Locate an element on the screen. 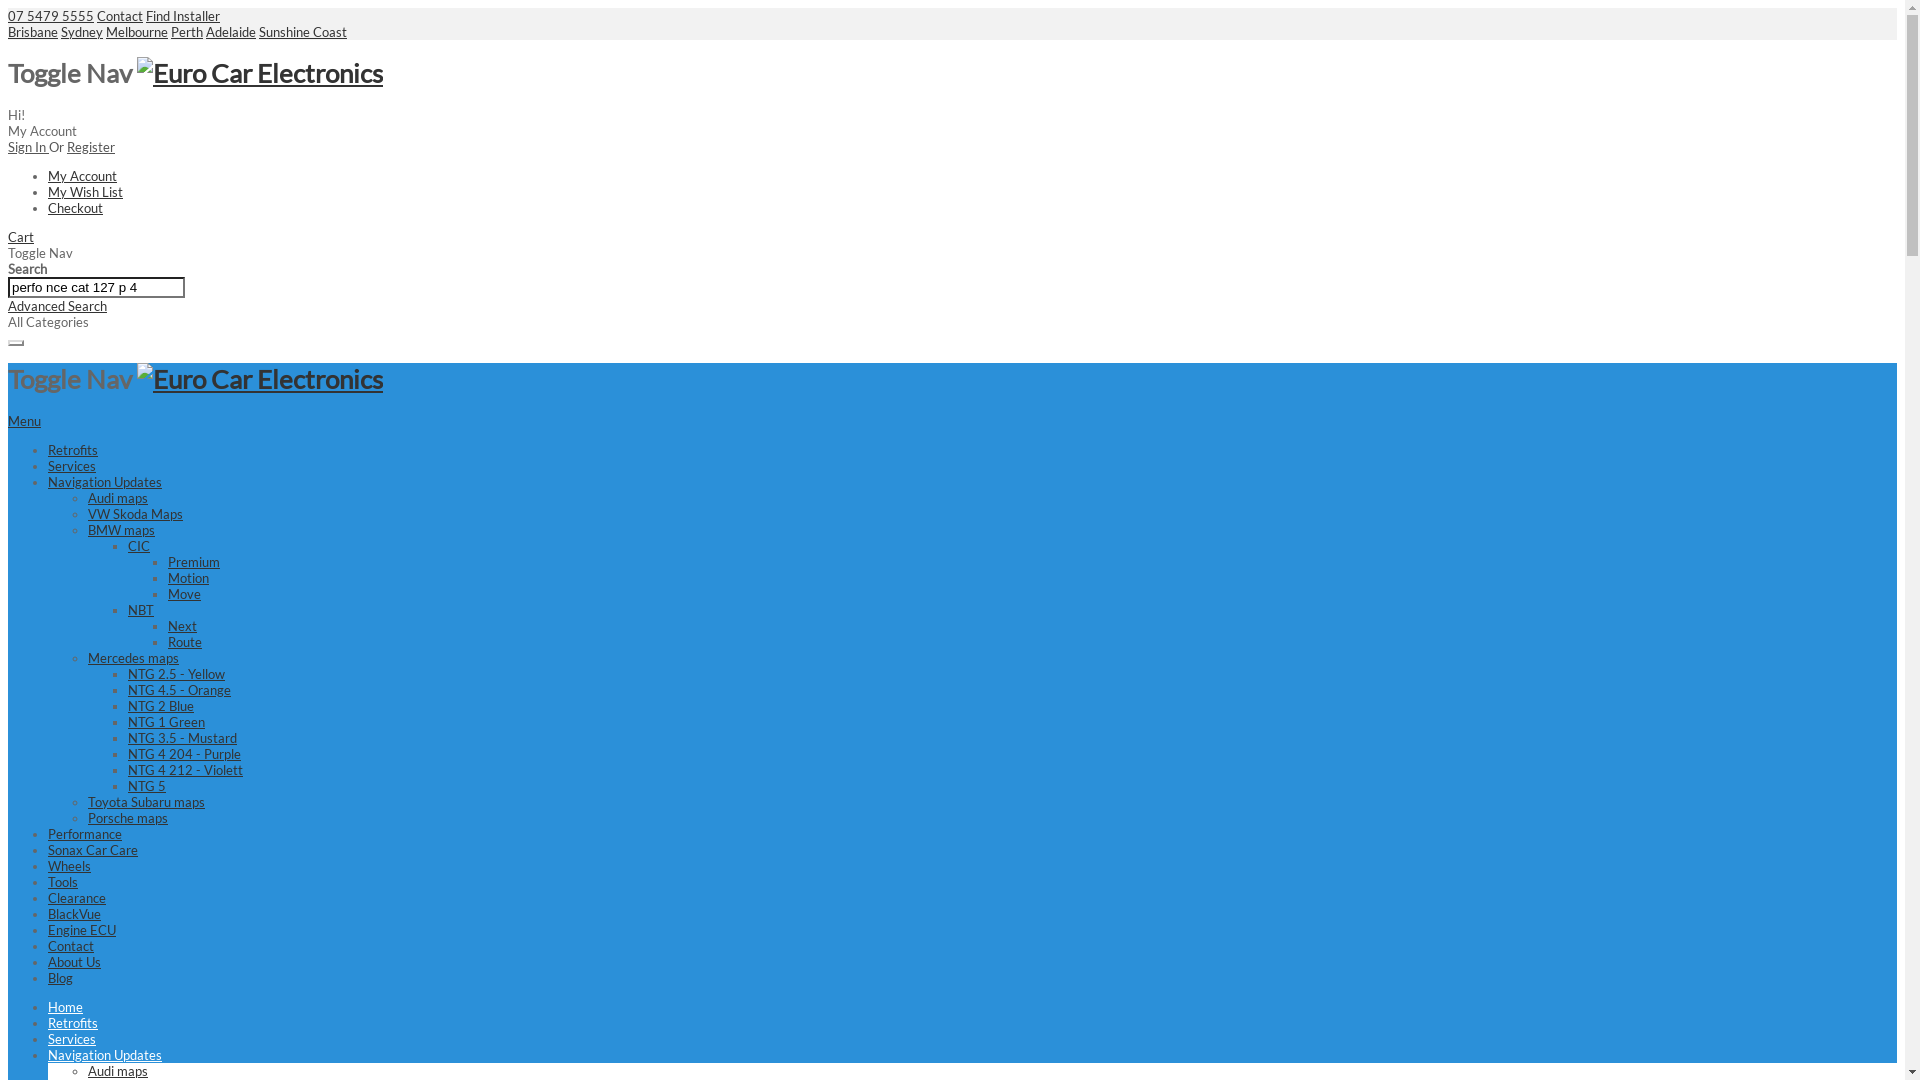 Image resolution: width=1920 pixels, height=1080 pixels. 'NTG 2 Blue' is located at coordinates (161, 704).